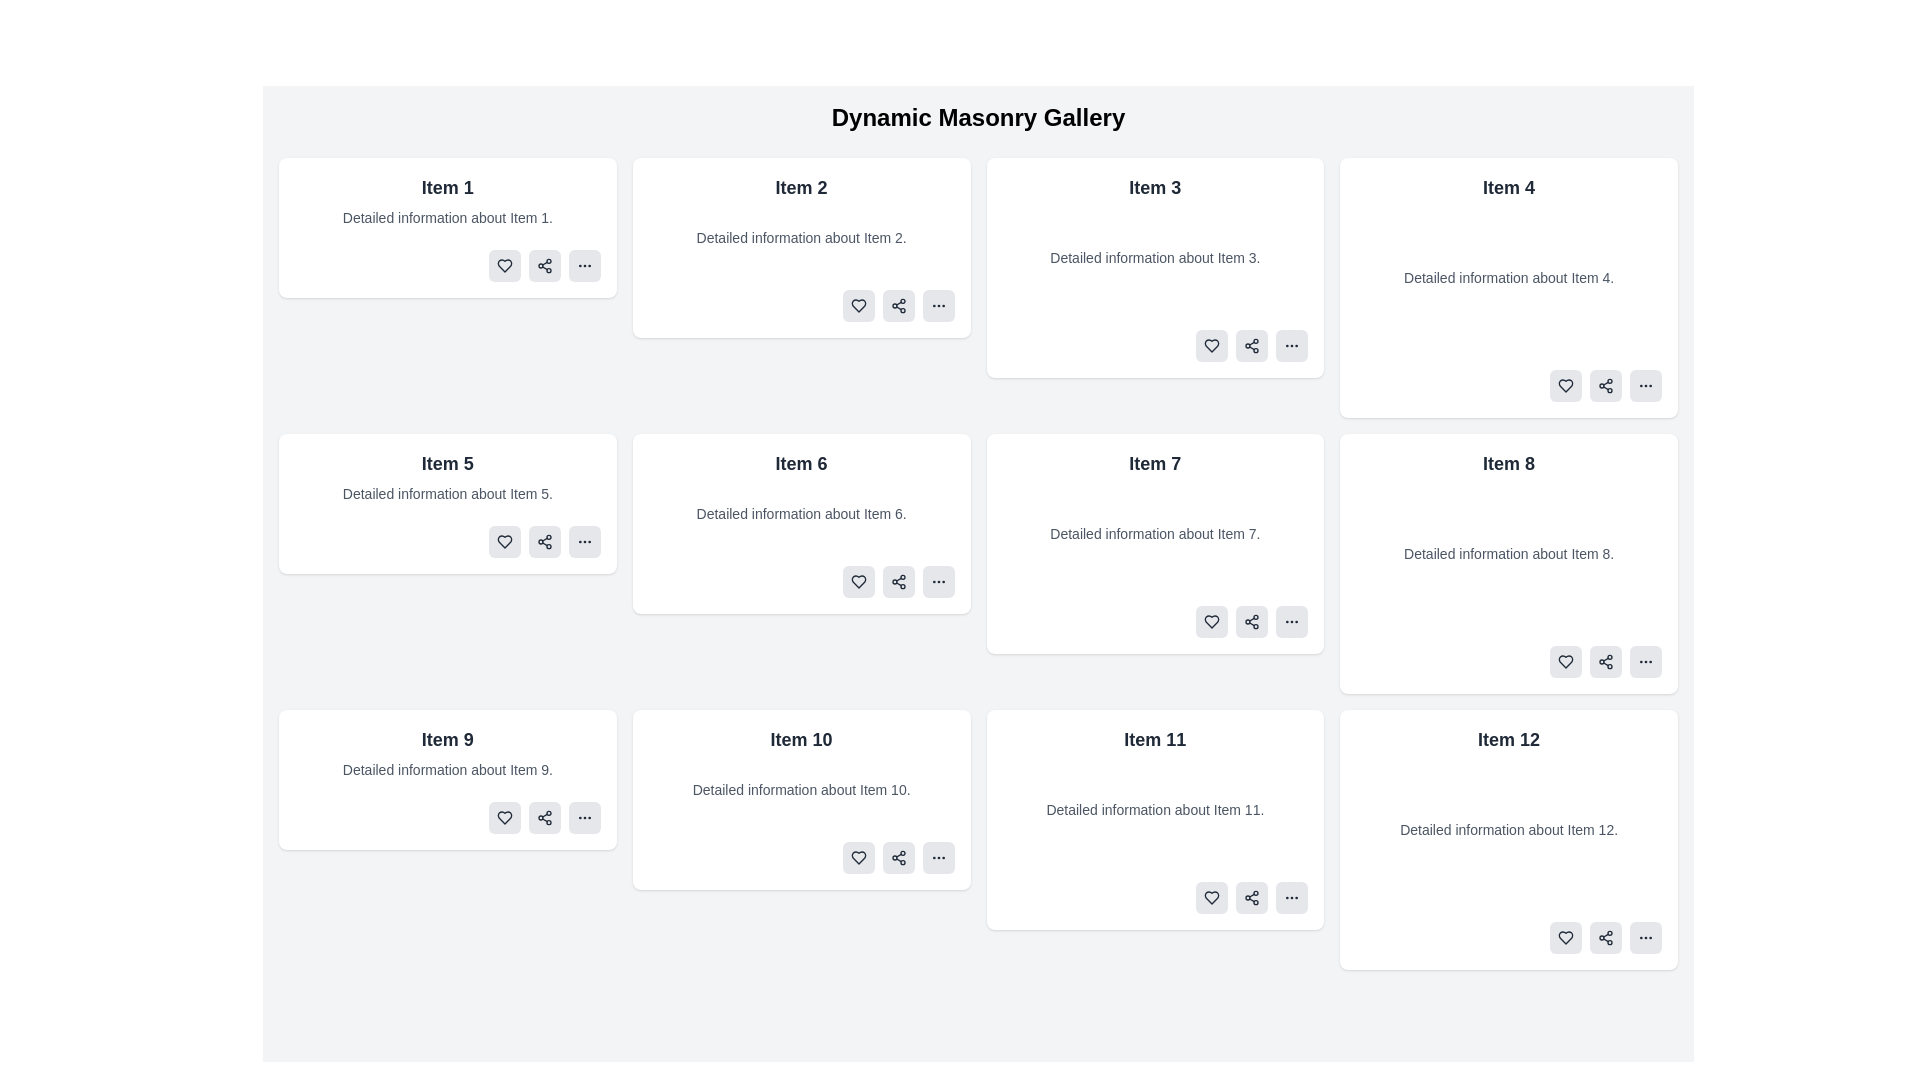 This screenshot has height=1080, width=1920. What do you see at coordinates (858, 305) in the screenshot?
I see `the 'like' or favorite IconButton located in the action area of 'Item 2' in the 'Dynamic Masonry Gallery' layout` at bounding box center [858, 305].